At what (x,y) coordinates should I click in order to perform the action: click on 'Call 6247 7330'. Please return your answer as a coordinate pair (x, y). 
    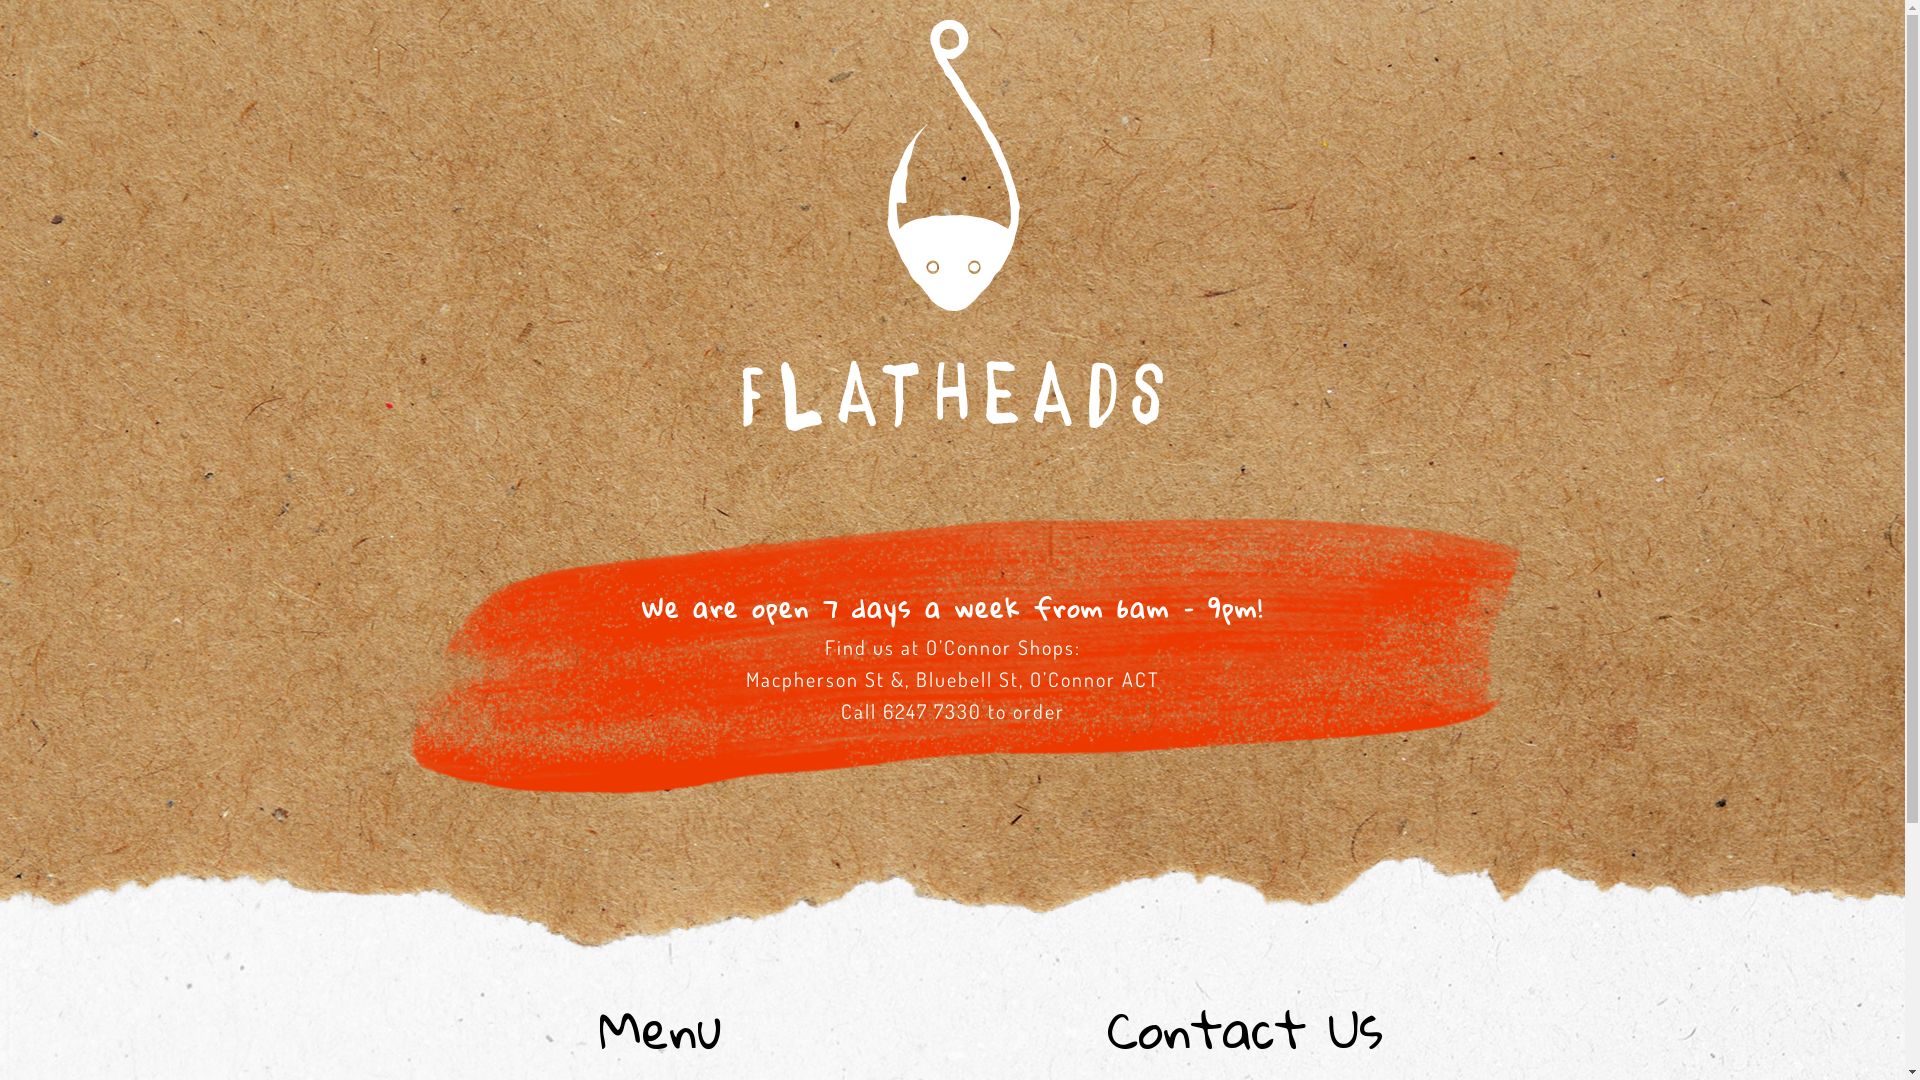
    Looking at the image, I should click on (909, 709).